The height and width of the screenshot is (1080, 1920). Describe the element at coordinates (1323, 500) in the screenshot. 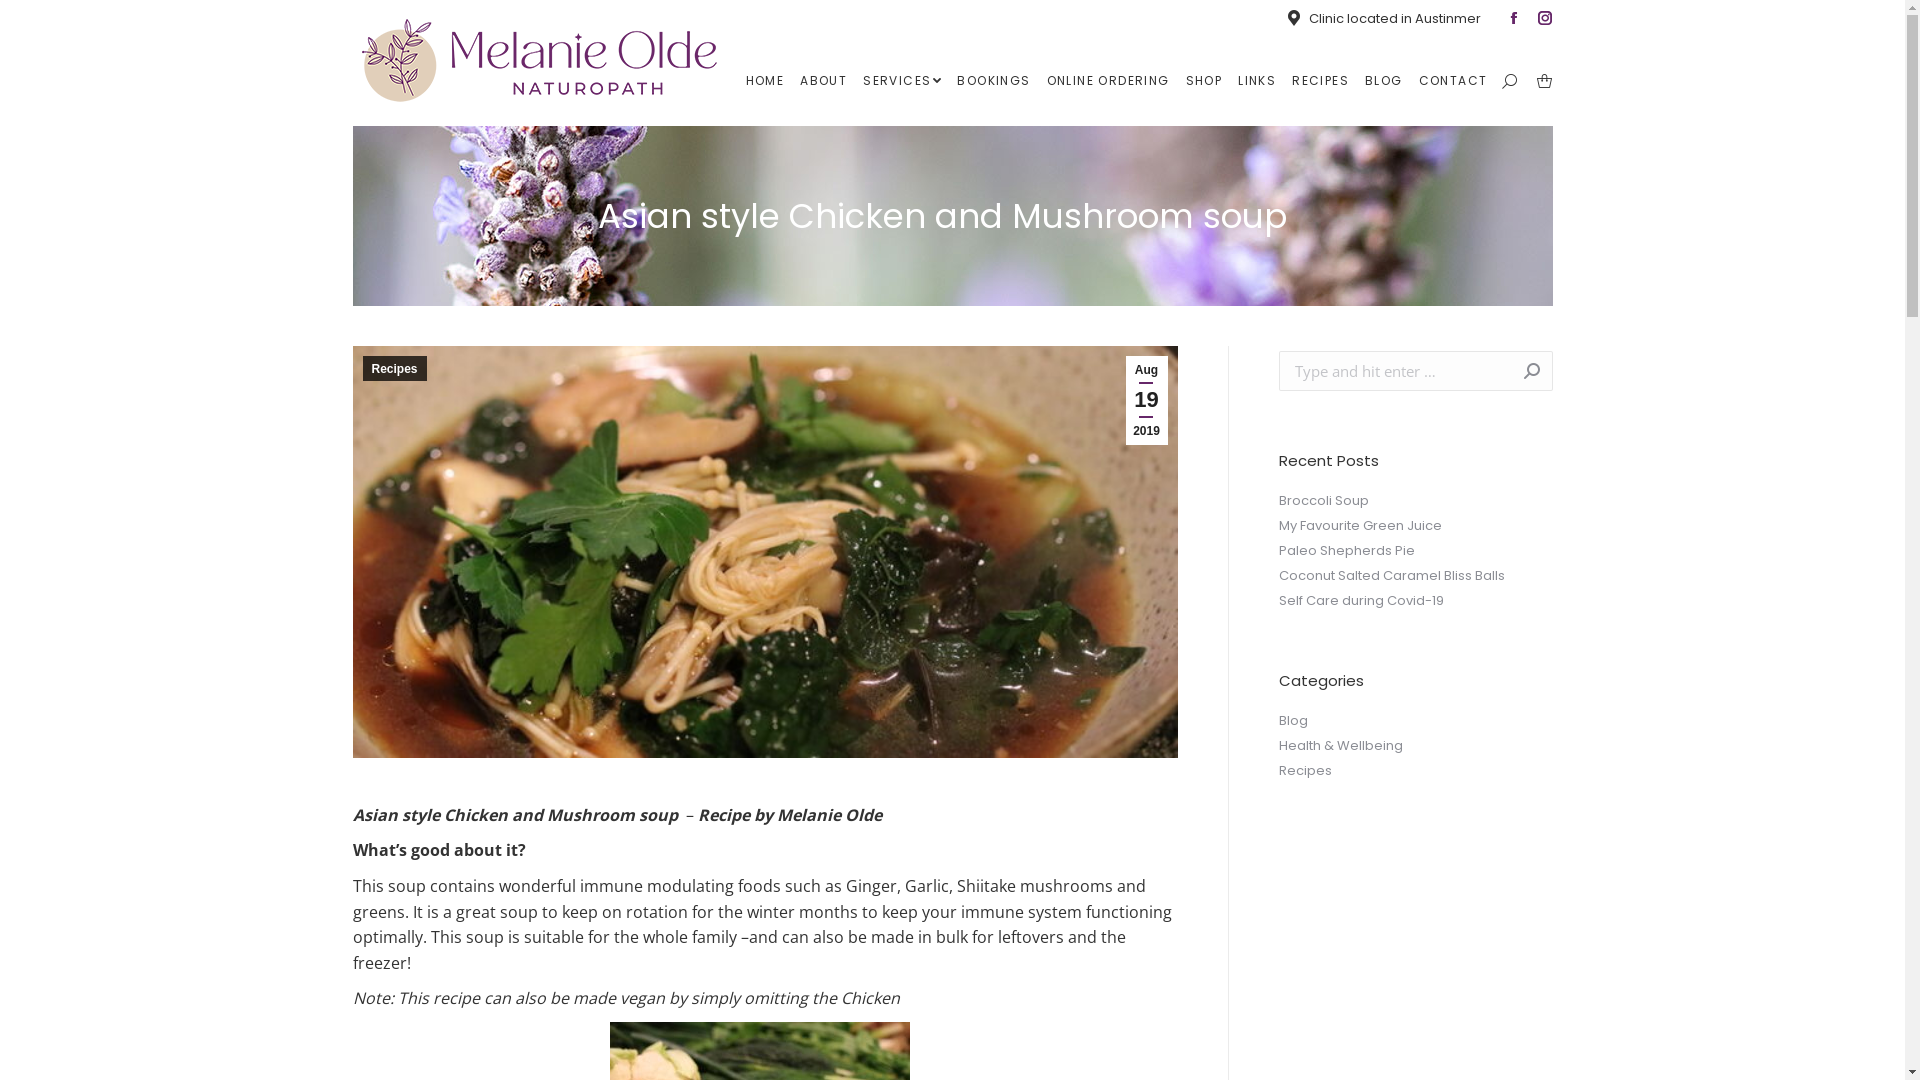

I see `'Broccoli Soup'` at that location.